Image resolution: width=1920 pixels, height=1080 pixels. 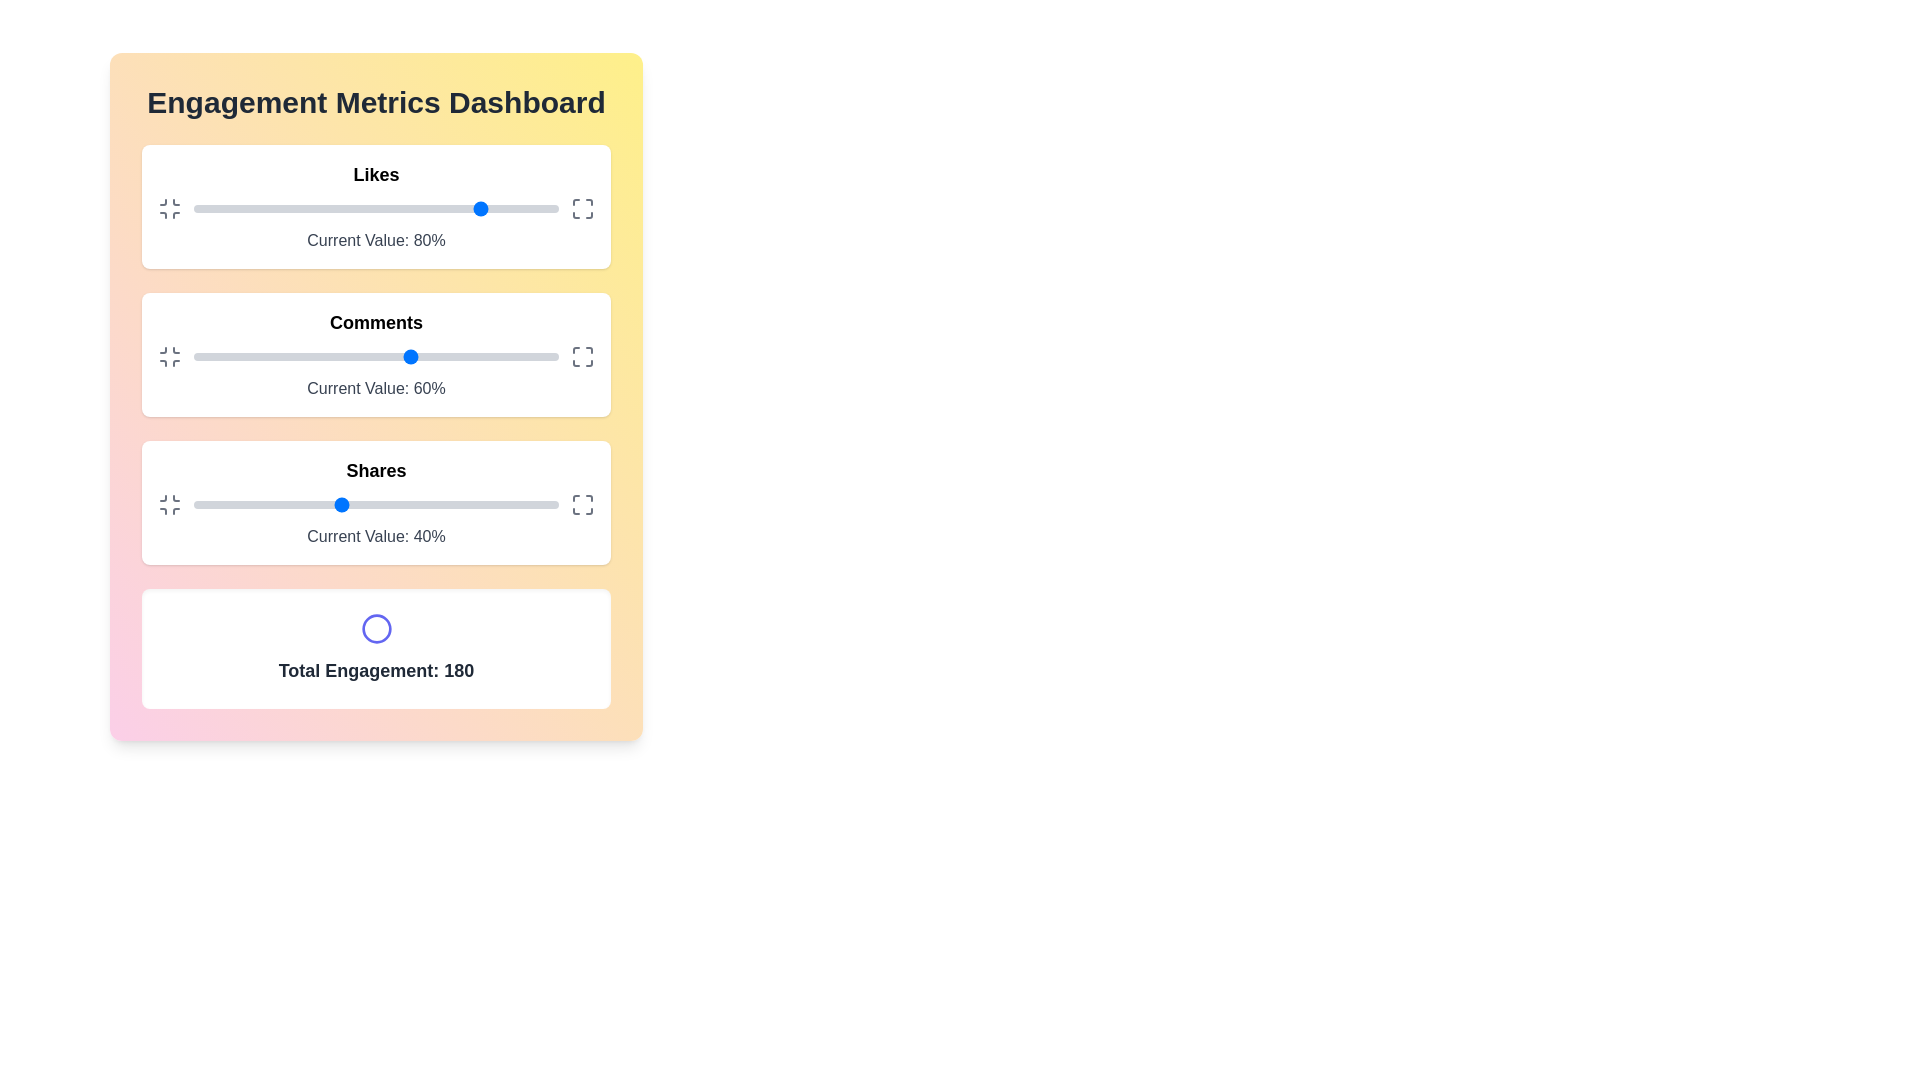 What do you see at coordinates (325, 504) in the screenshot?
I see `the 'Shares' slider` at bounding box center [325, 504].